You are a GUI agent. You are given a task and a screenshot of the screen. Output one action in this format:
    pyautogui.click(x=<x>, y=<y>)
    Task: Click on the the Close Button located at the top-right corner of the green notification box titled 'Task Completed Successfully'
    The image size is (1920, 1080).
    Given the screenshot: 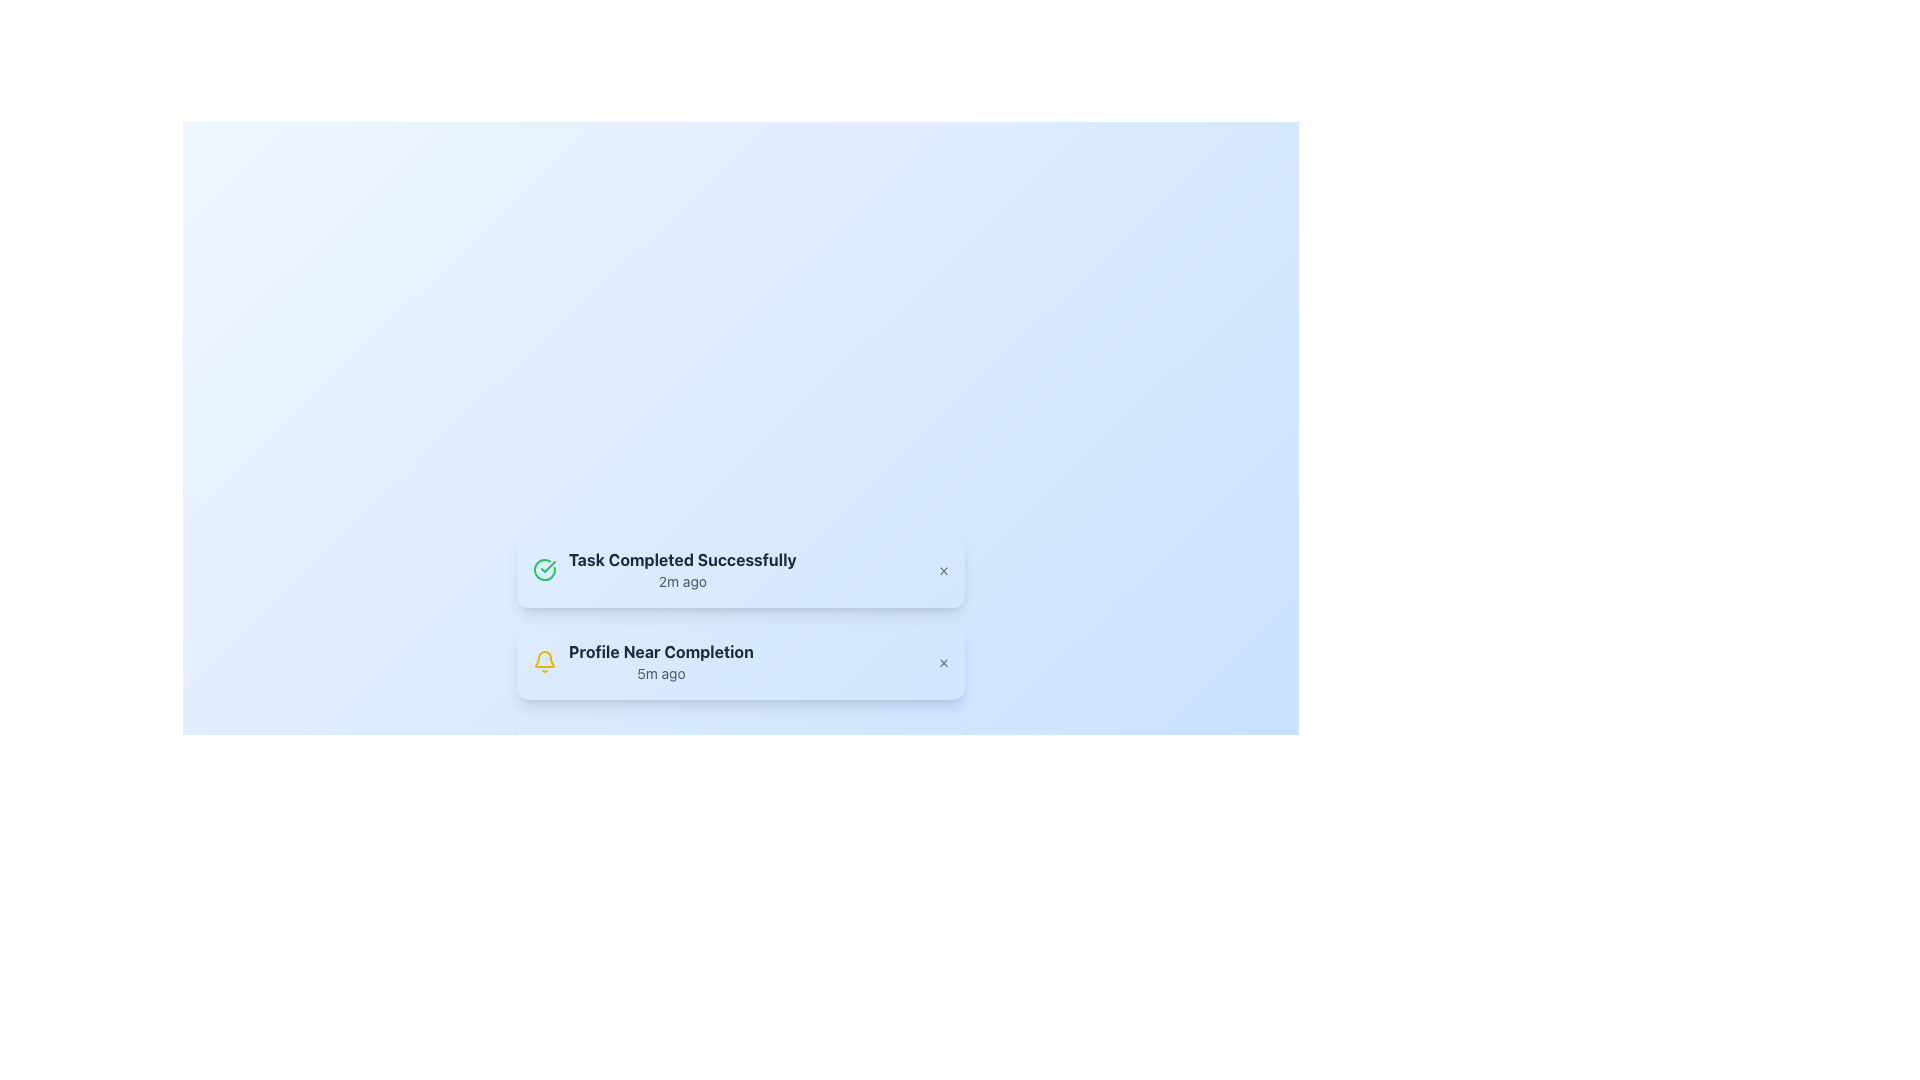 What is the action you would take?
    pyautogui.click(x=943, y=570)
    